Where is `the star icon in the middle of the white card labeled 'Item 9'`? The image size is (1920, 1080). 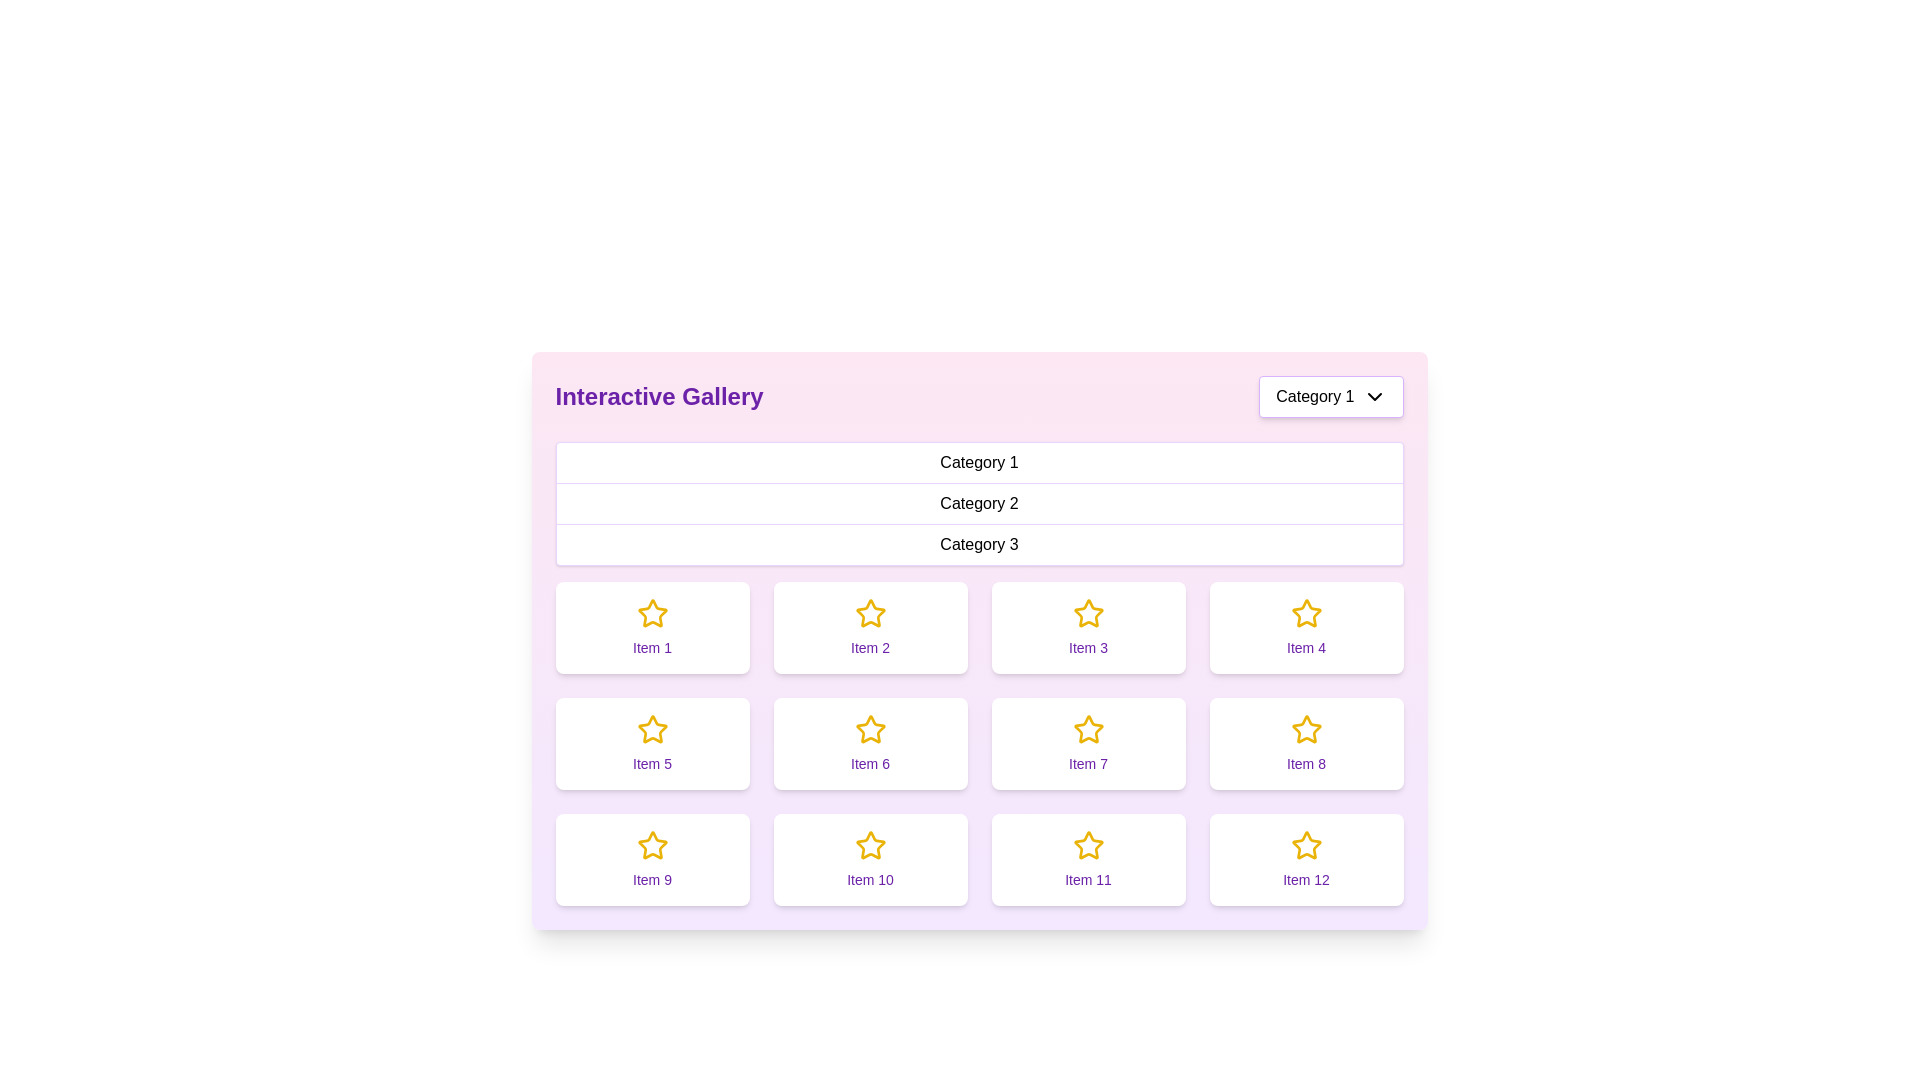 the star icon in the middle of the white card labeled 'Item 9' is located at coordinates (652, 845).